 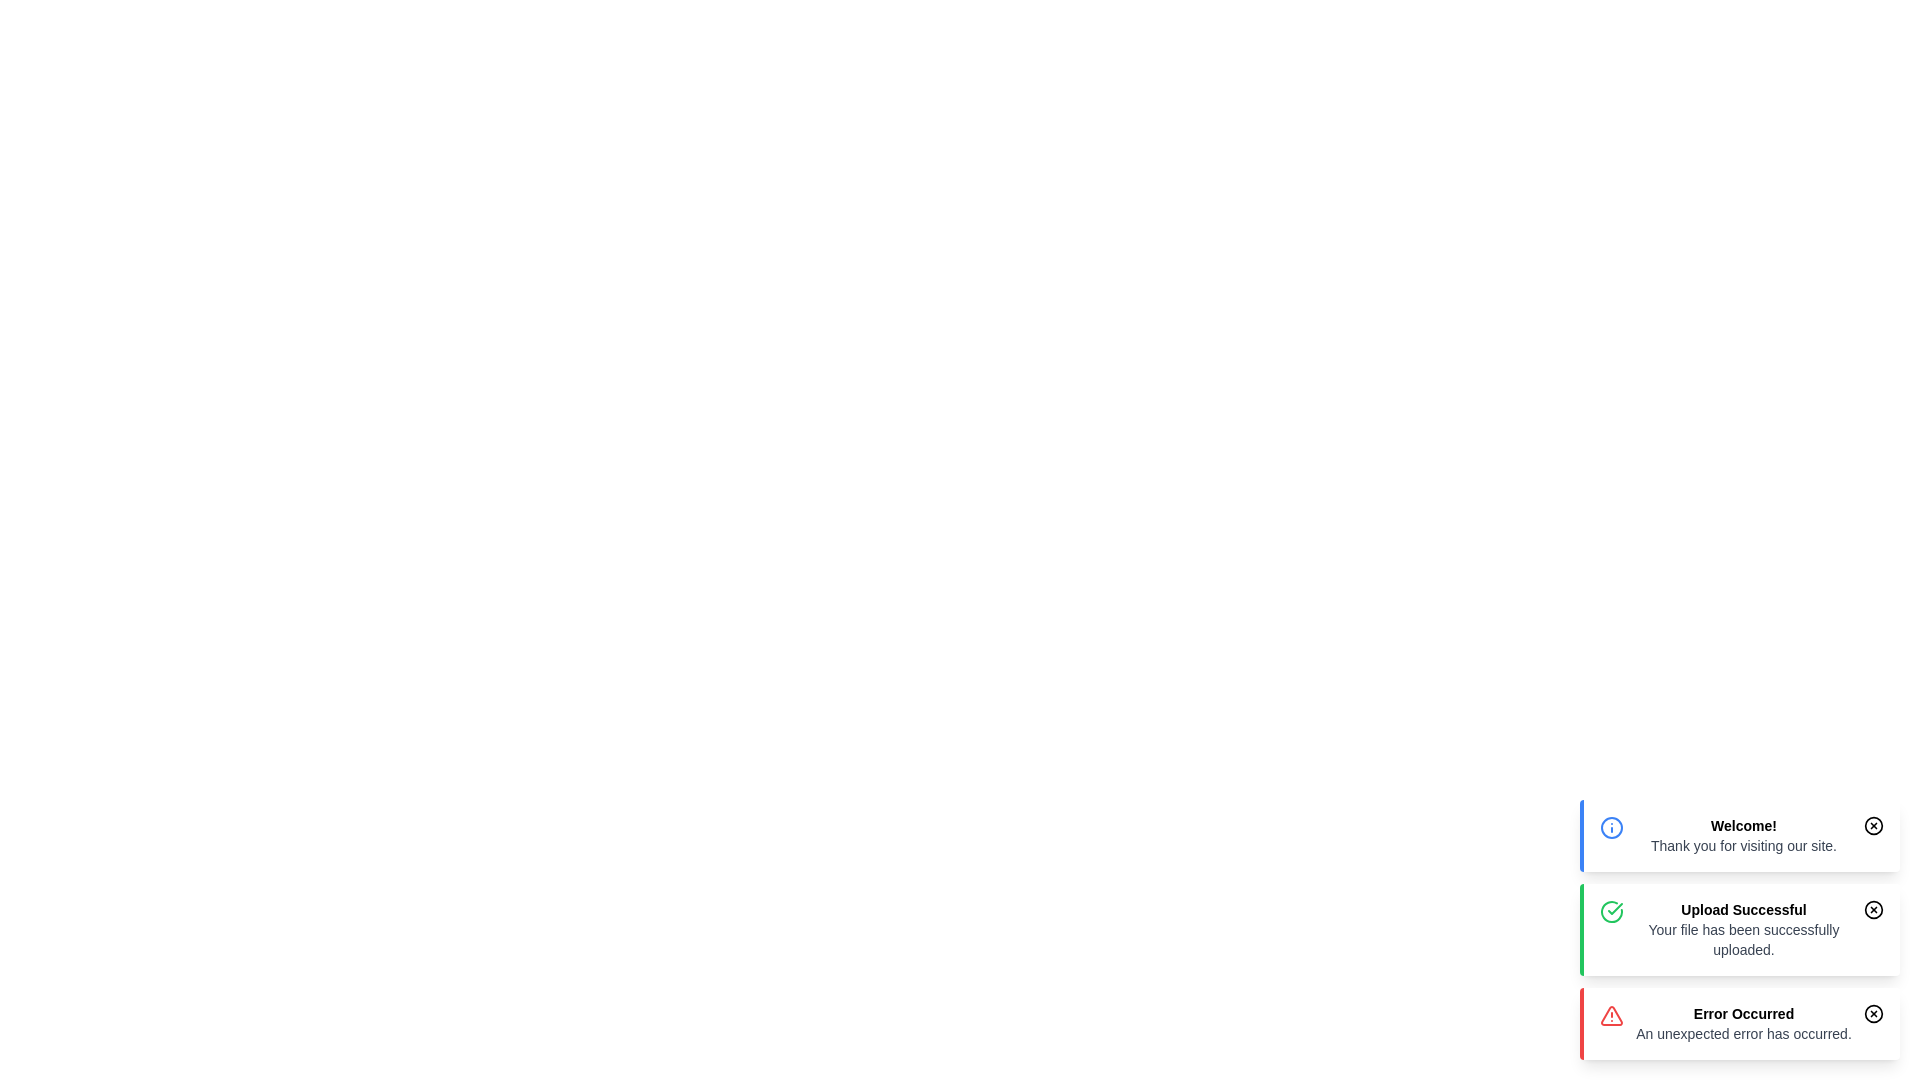 What do you see at coordinates (1742, 929) in the screenshot?
I see `message from the Notification card that confirms the successful completion of a file upload, which is the second item in the vertically stacked list of notifications` at bounding box center [1742, 929].